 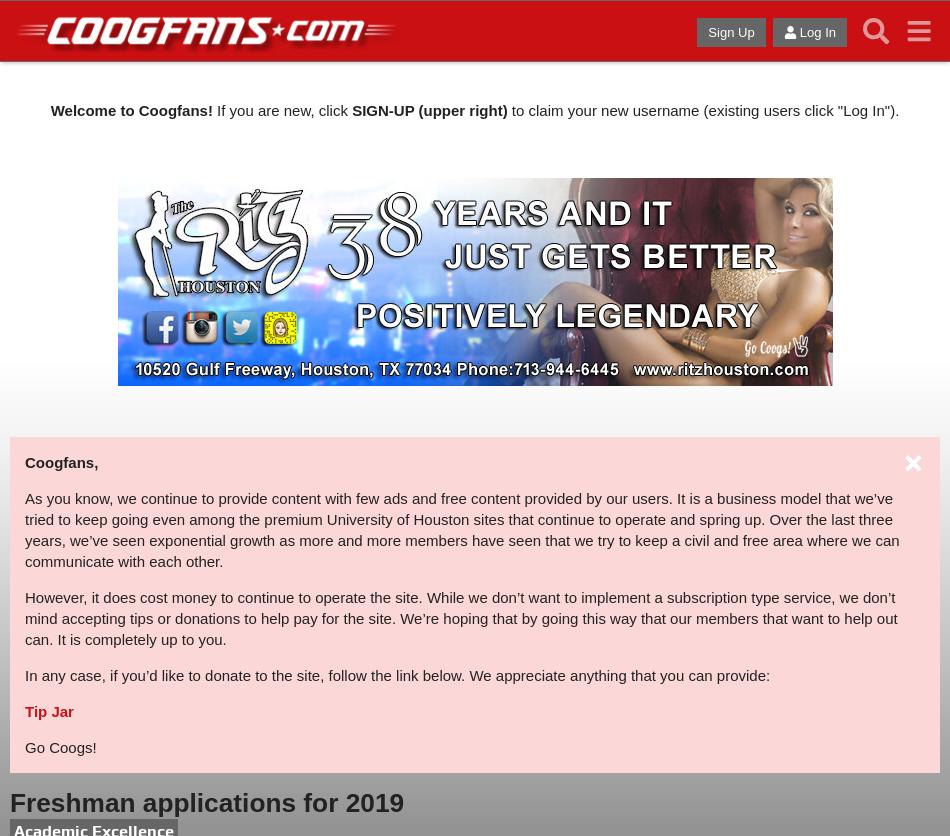 I want to click on 'Tip Jar', so click(x=49, y=710).